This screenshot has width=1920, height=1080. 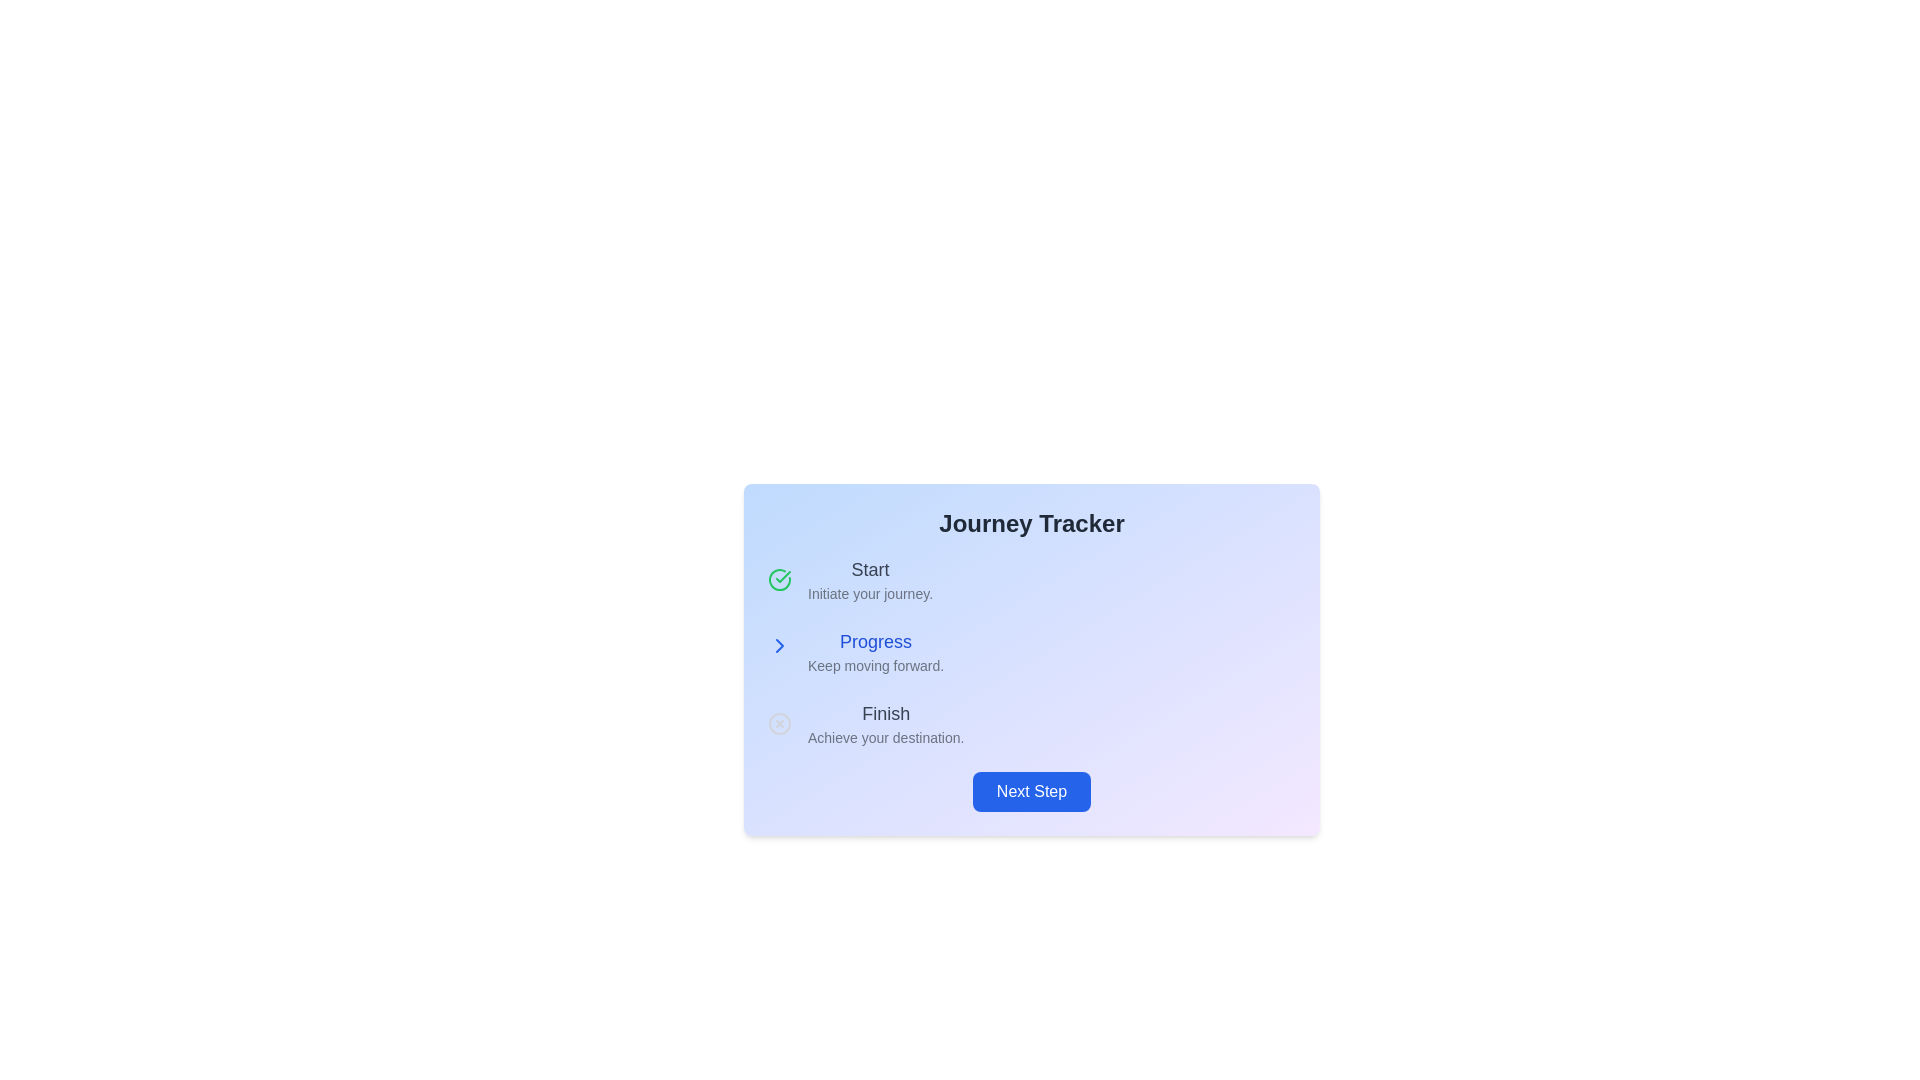 What do you see at coordinates (870, 570) in the screenshot?
I see `the text label displaying 'Start', which is styled in gray and located at the top-left of a vertically arranged list within a rectangular card` at bounding box center [870, 570].